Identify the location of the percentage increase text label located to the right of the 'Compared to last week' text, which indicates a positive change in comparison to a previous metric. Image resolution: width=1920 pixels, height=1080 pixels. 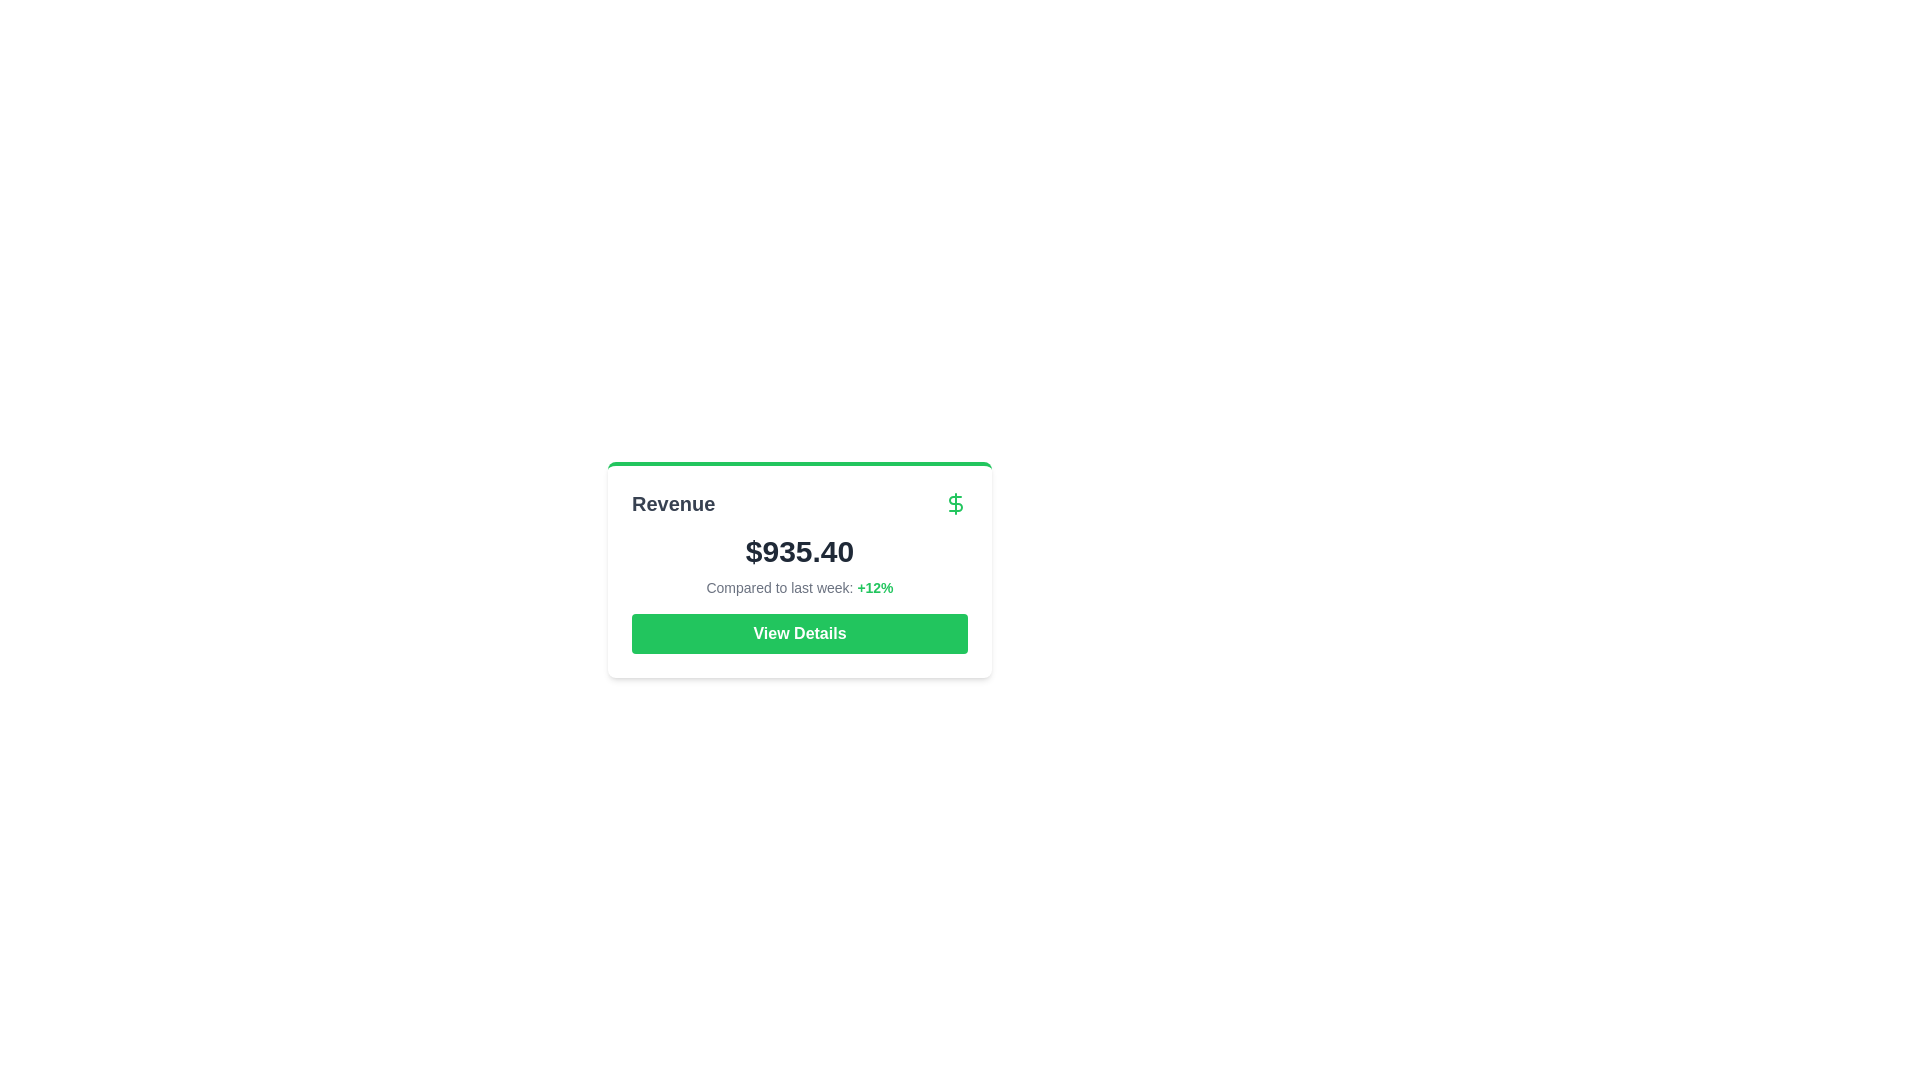
(875, 586).